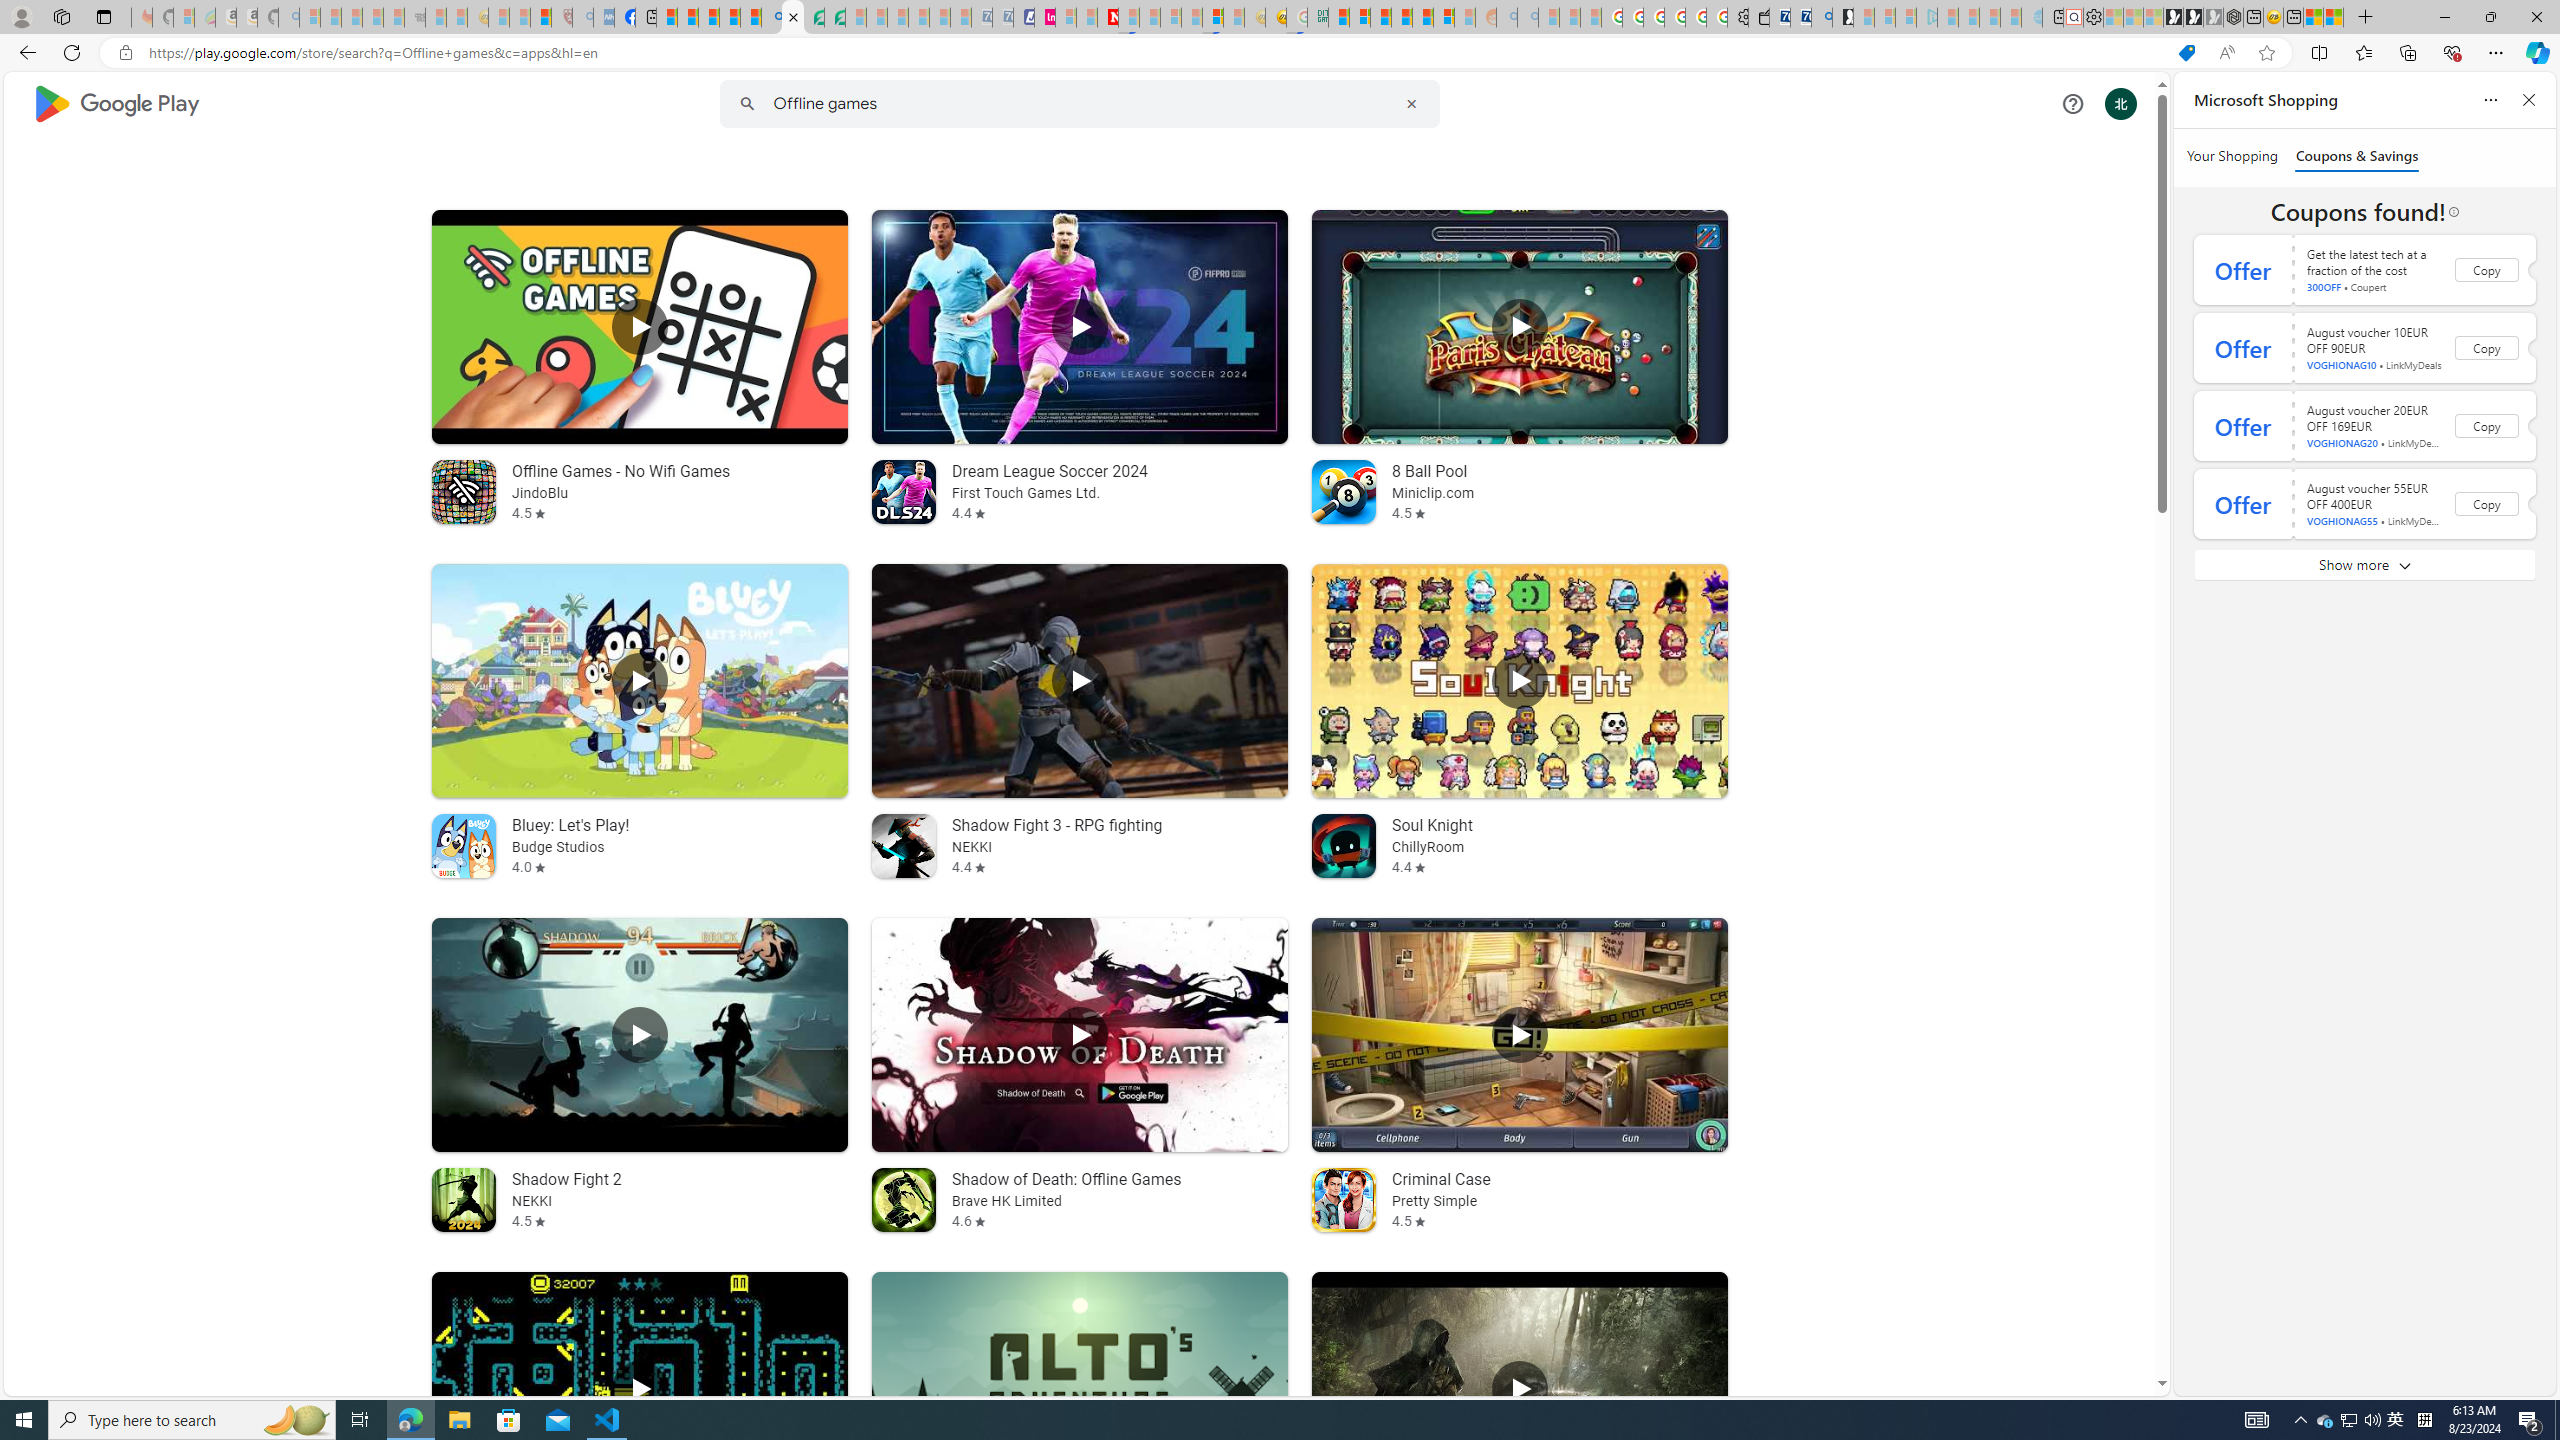 Image resolution: width=2560 pixels, height=1440 pixels. What do you see at coordinates (2451, 51) in the screenshot?
I see `'Browser essentials'` at bounding box center [2451, 51].